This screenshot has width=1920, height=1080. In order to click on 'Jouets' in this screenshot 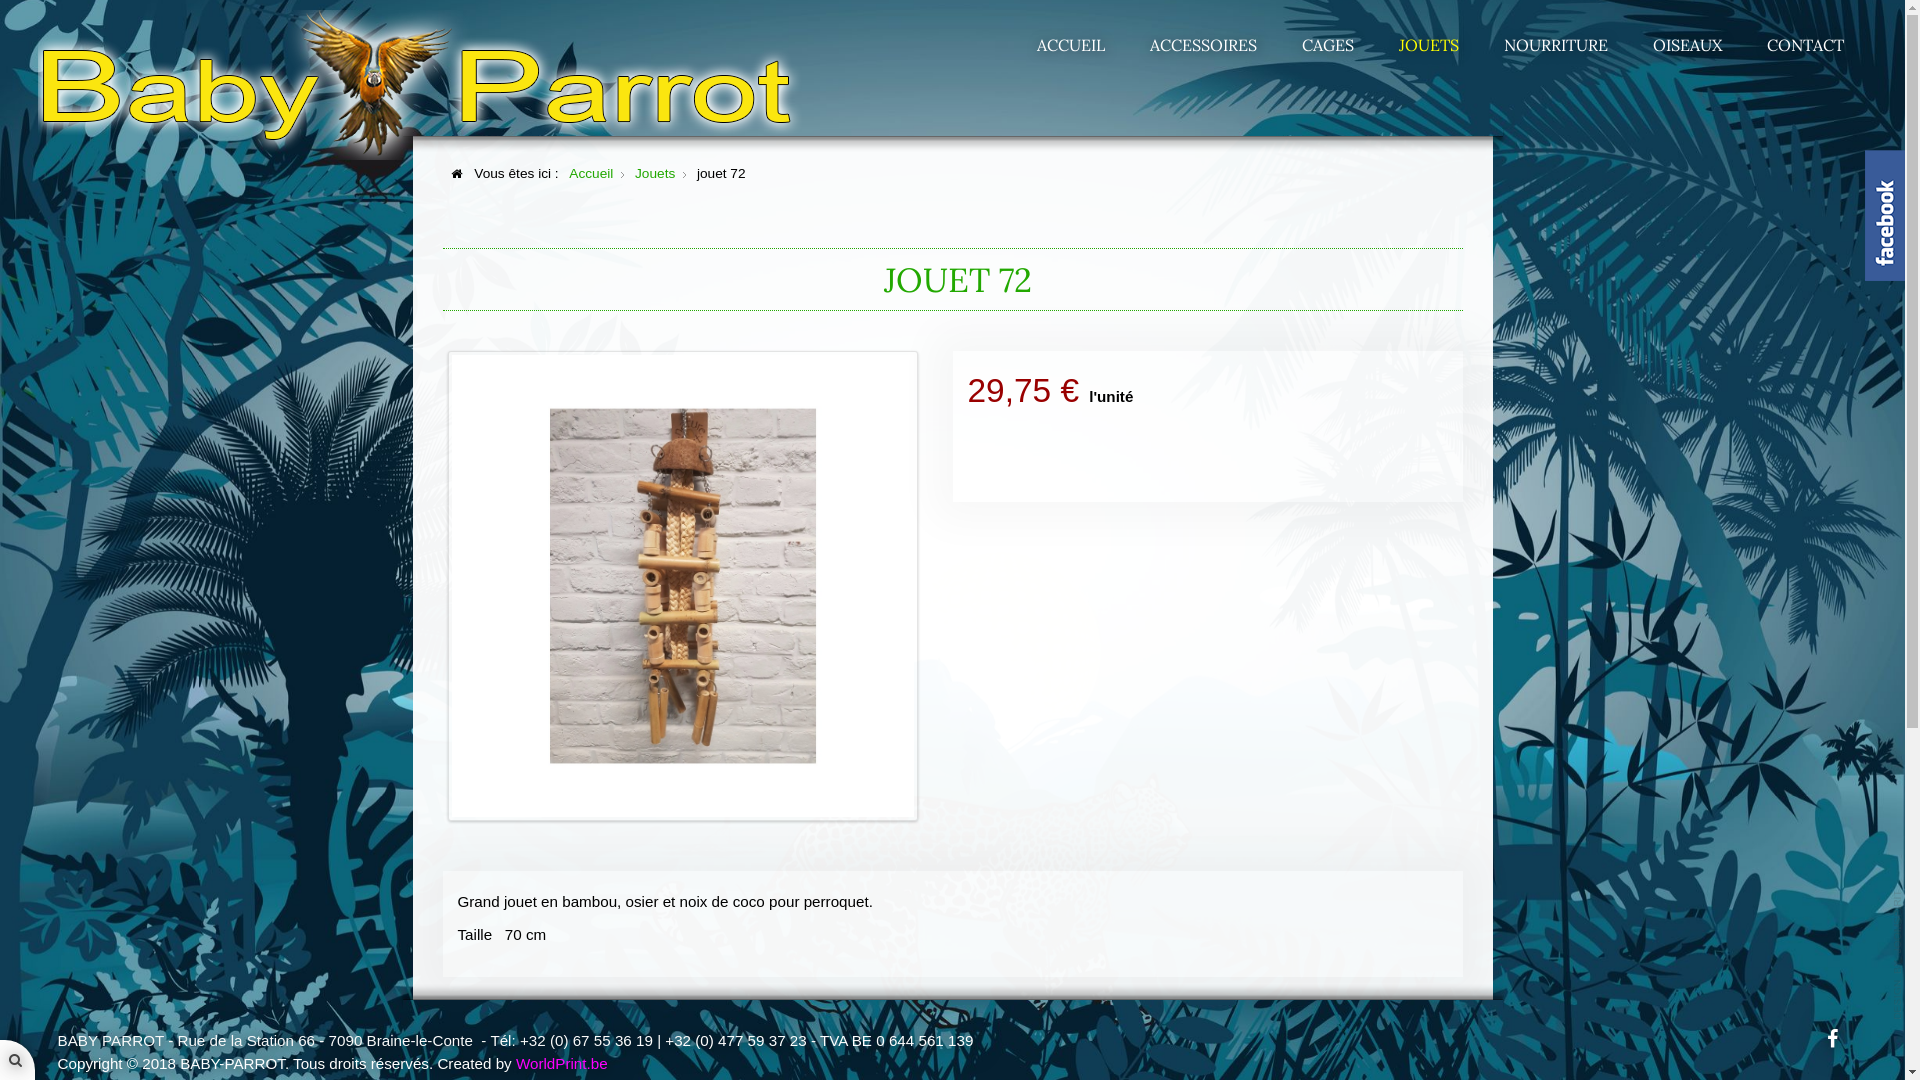, I will do `click(633, 172)`.